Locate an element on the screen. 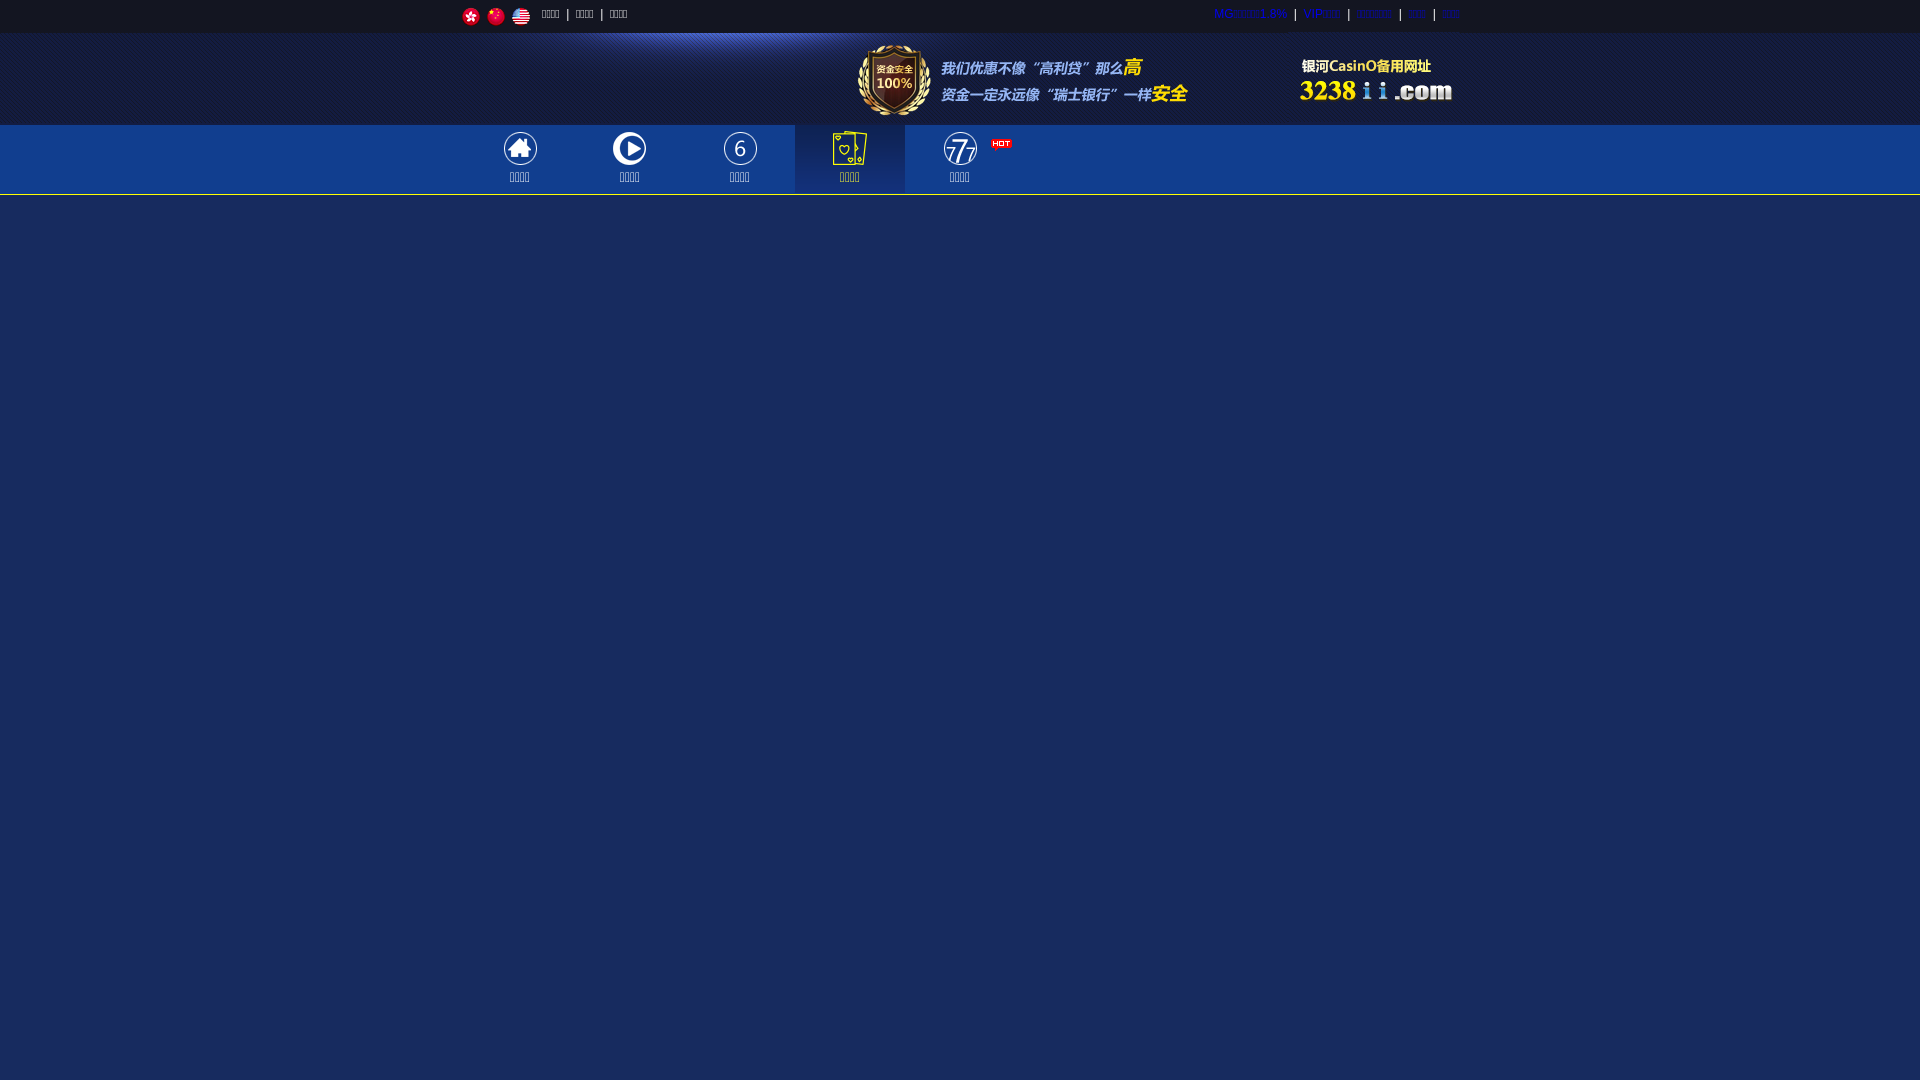 The height and width of the screenshot is (1080, 1920). 'English' is located at coordinates (521, 16).